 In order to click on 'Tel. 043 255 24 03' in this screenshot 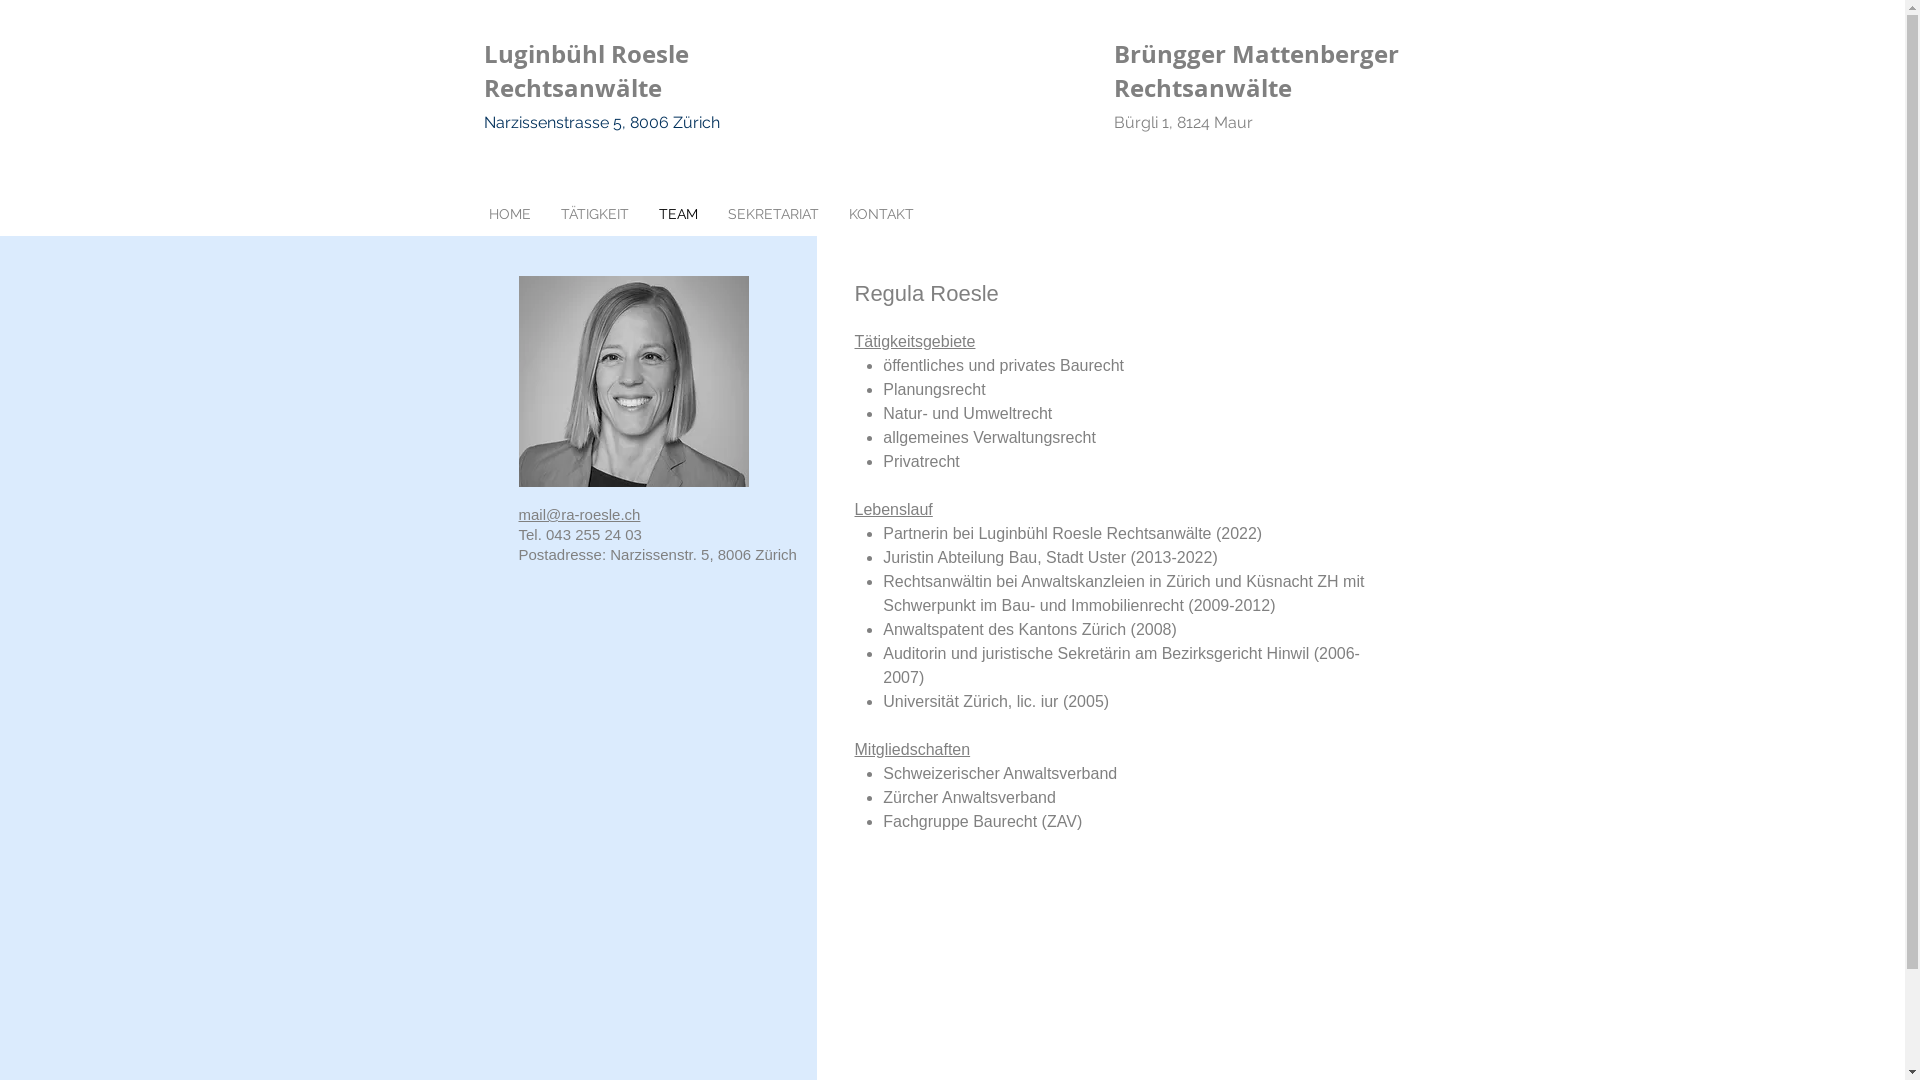, I will do `click(578, 533)`.